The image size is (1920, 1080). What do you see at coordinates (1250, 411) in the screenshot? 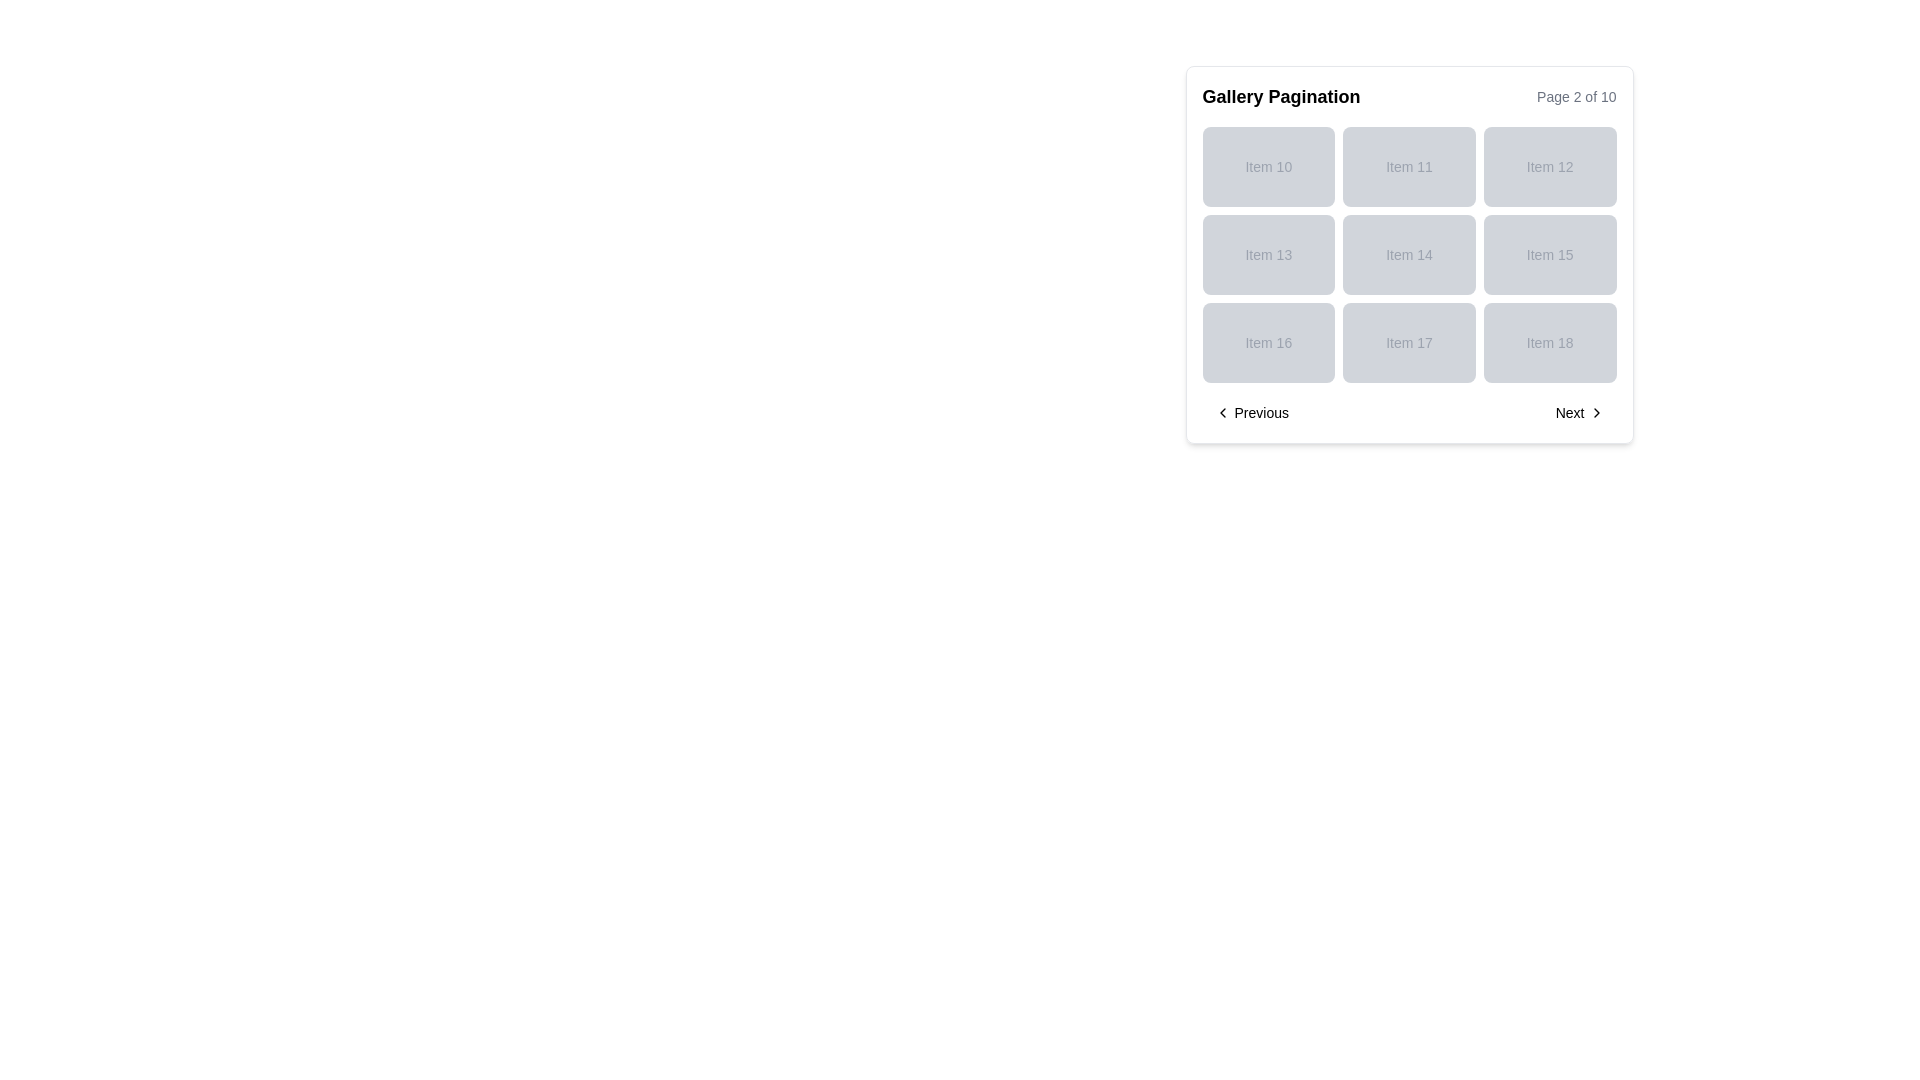
I see `the 'Previous' button, which is a textual button with a left-facing chevron icon, located in the bottom left corner of the pagination controls` at bounding box center [1250, 411].